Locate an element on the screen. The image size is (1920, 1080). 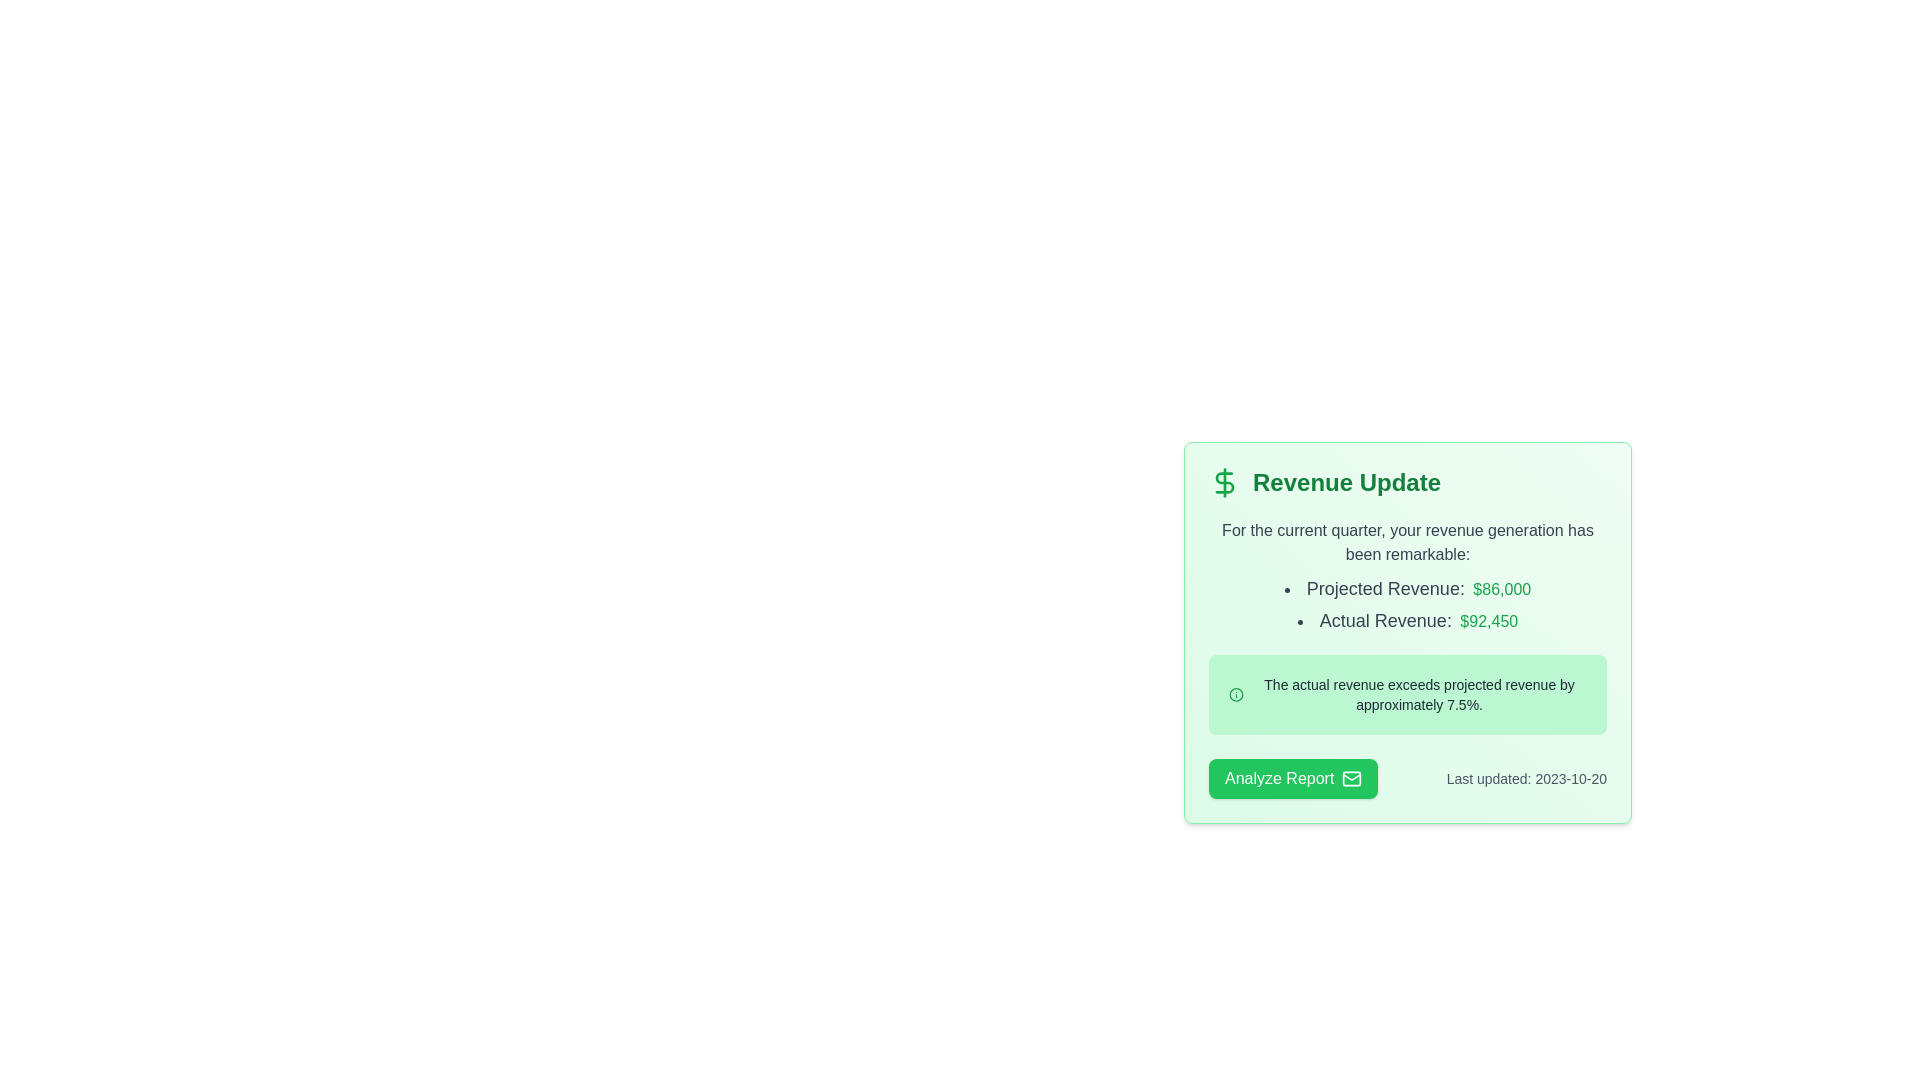
the envelope icon that is part of the 'Analyze Report' button located at the lower left corner of the button area is located at coordinates (1352, 778).